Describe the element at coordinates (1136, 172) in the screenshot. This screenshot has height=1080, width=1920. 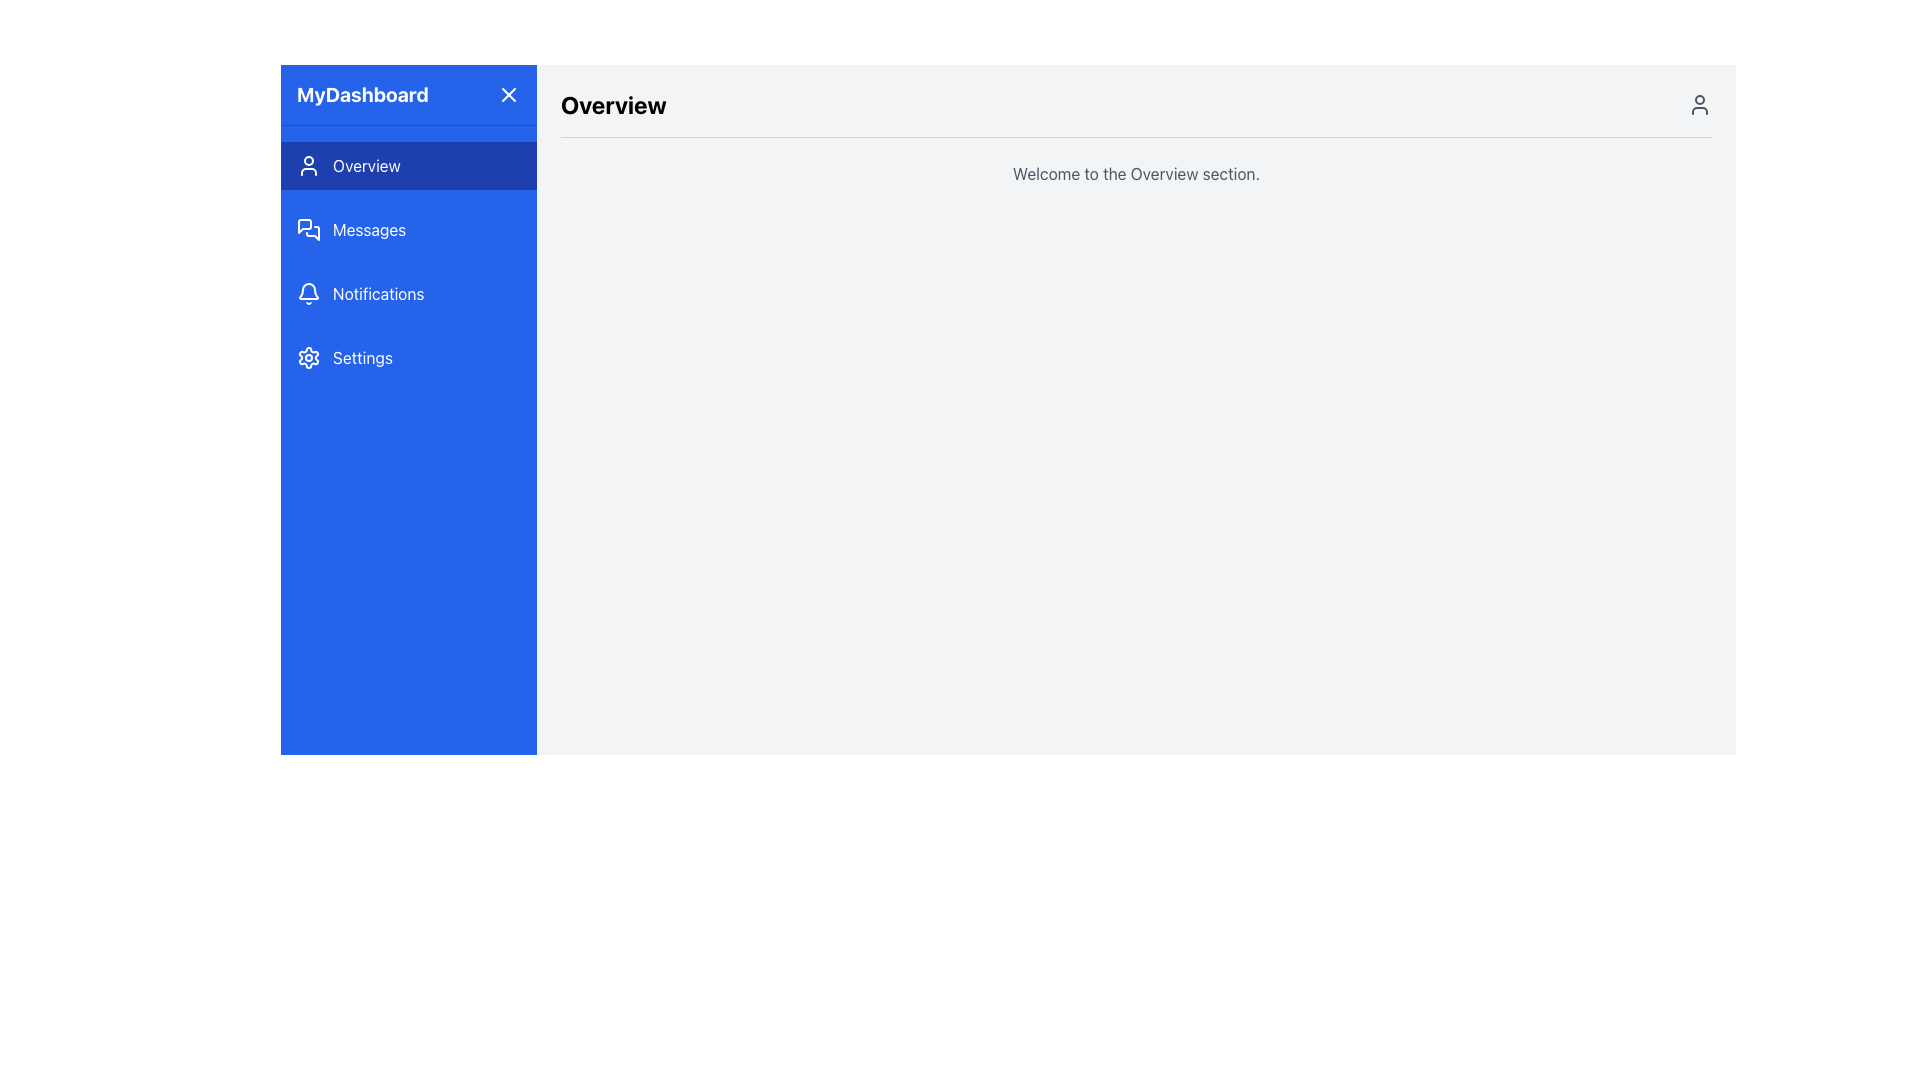
I see `the textual banner reading 'Welcome to the Overview section.' which is located beneath the bold 'Overview' heading, top-center of the page` at that location.